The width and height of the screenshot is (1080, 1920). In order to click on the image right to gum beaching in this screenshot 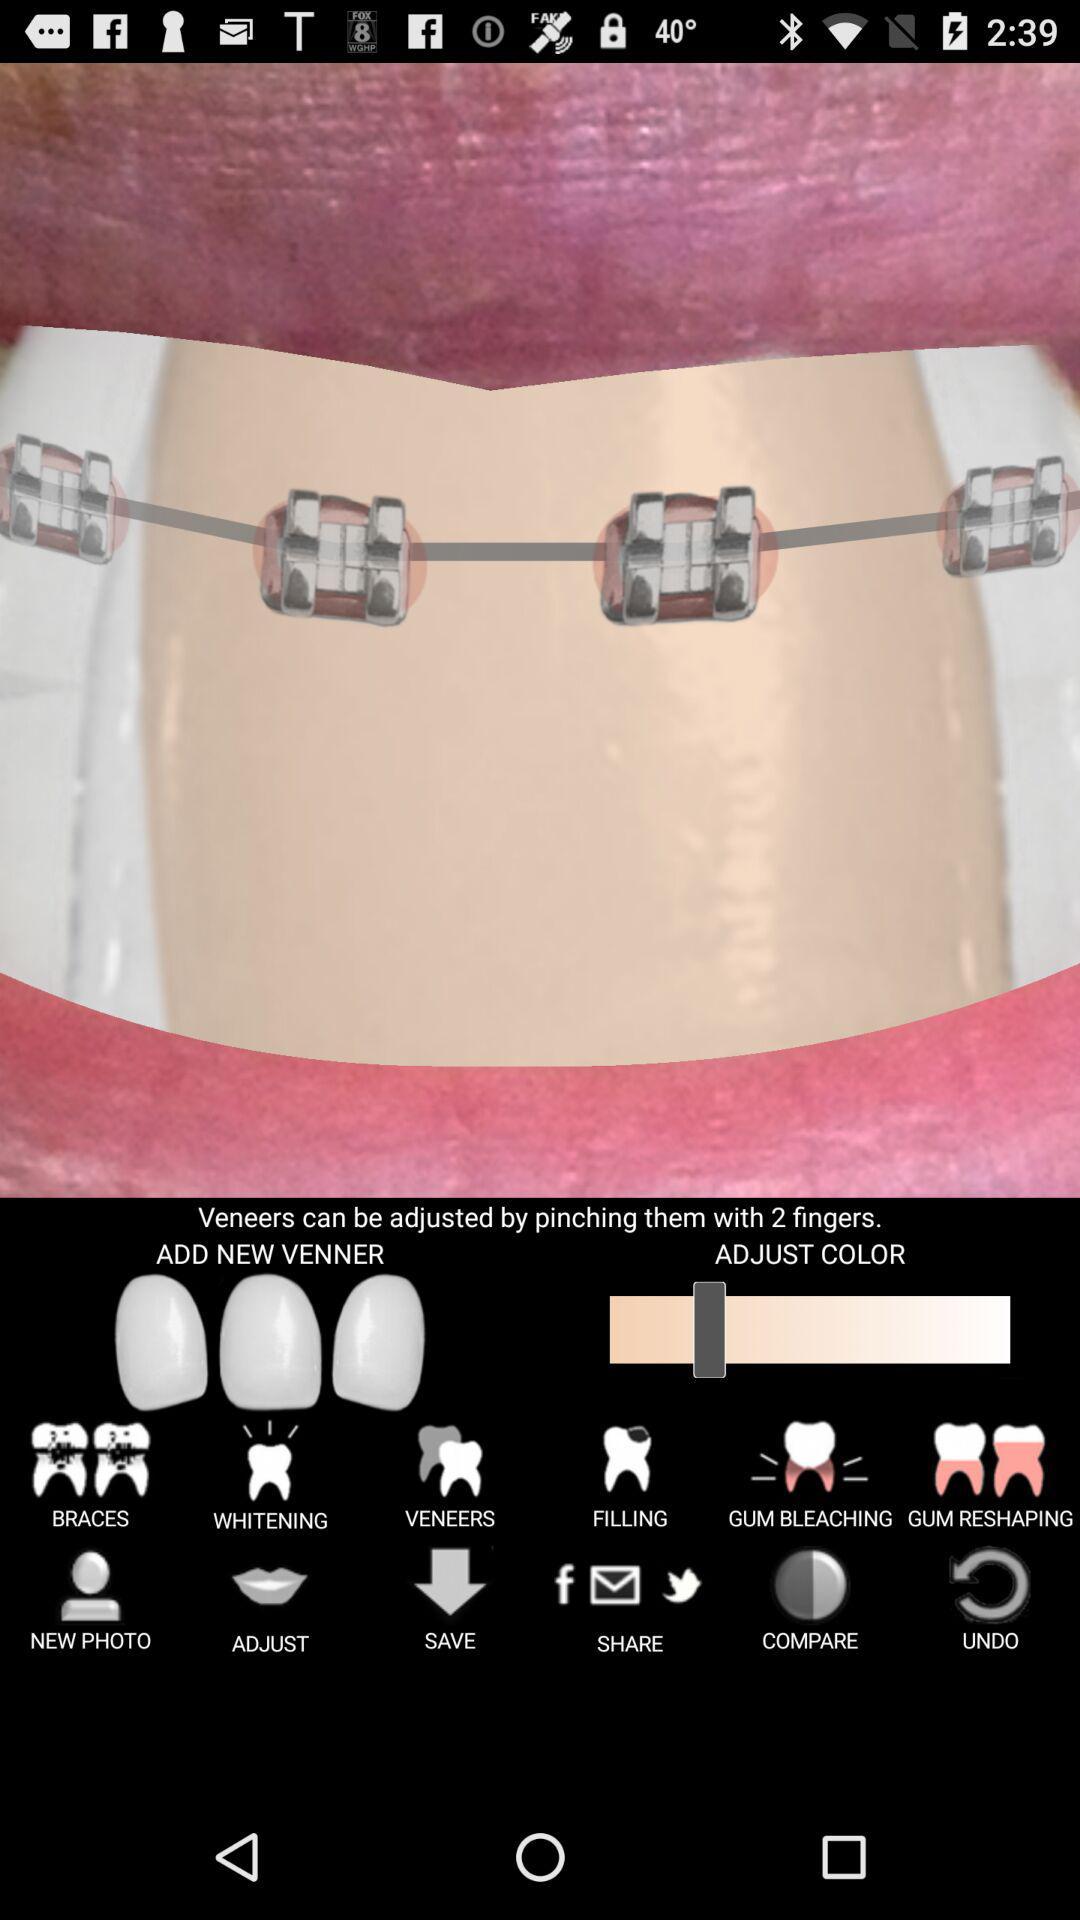, I will do `click(990, 1474)`.